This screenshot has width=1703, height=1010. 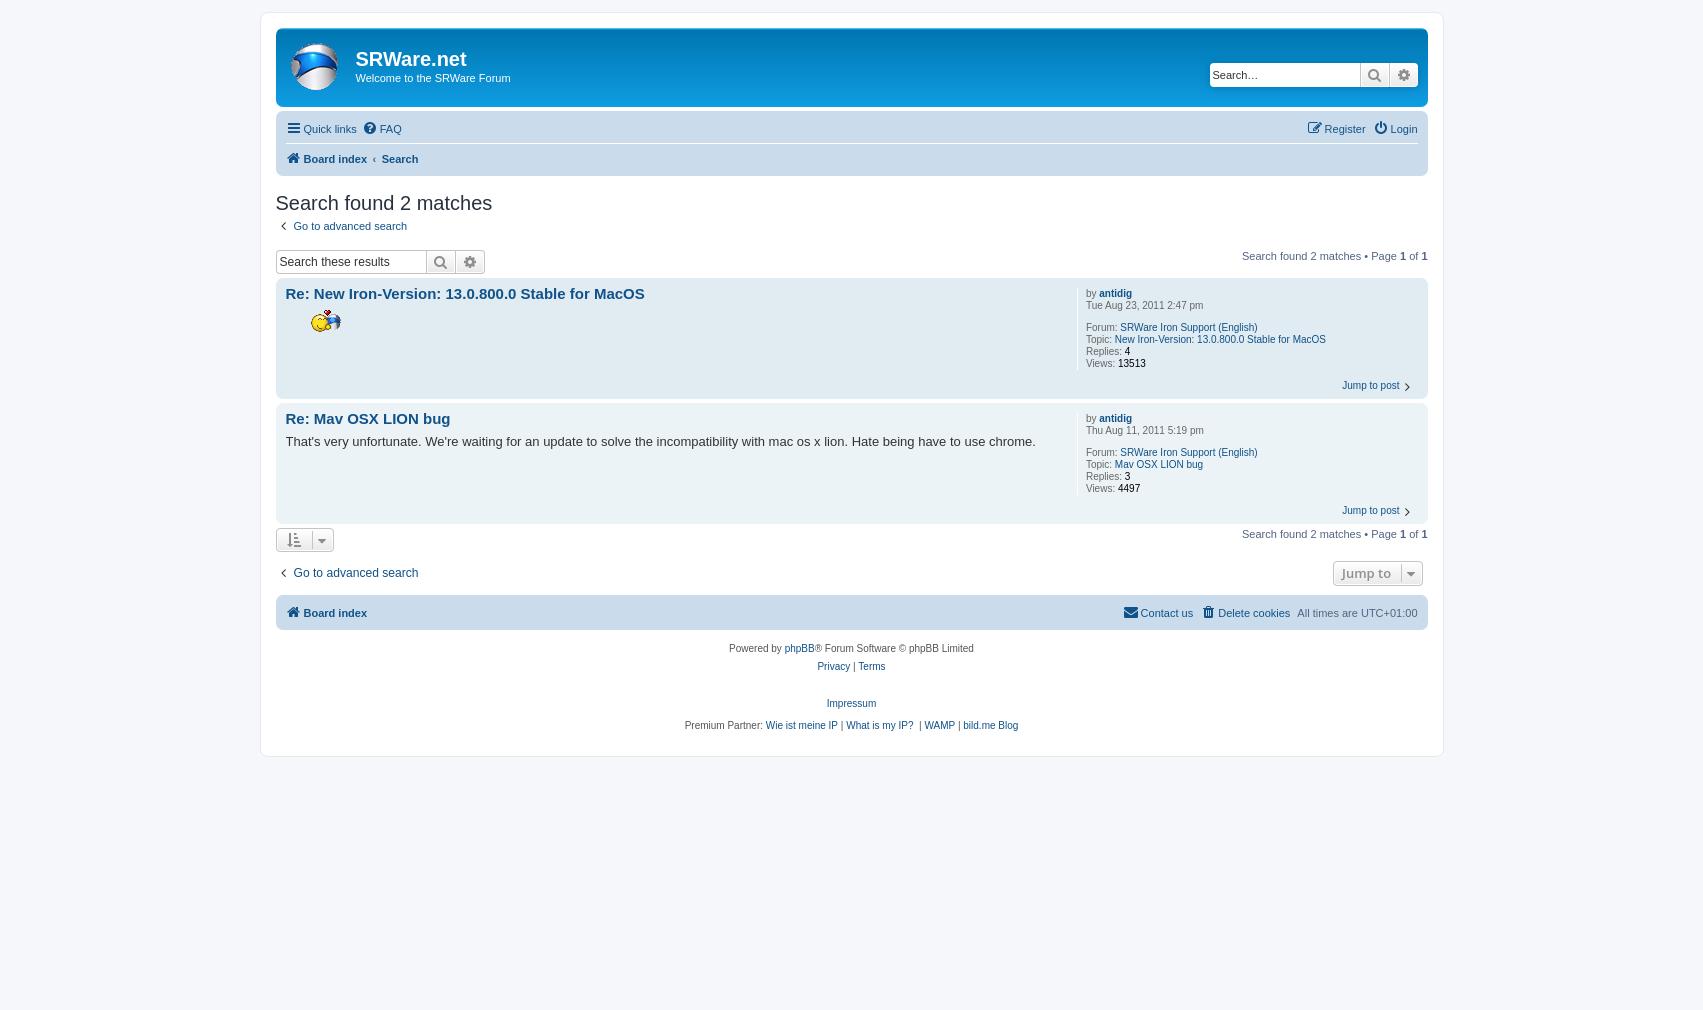 I want to click on 'New Iron-Version: 13.0.800.0 Stable for MacOS', so click(x=1219, y=339).